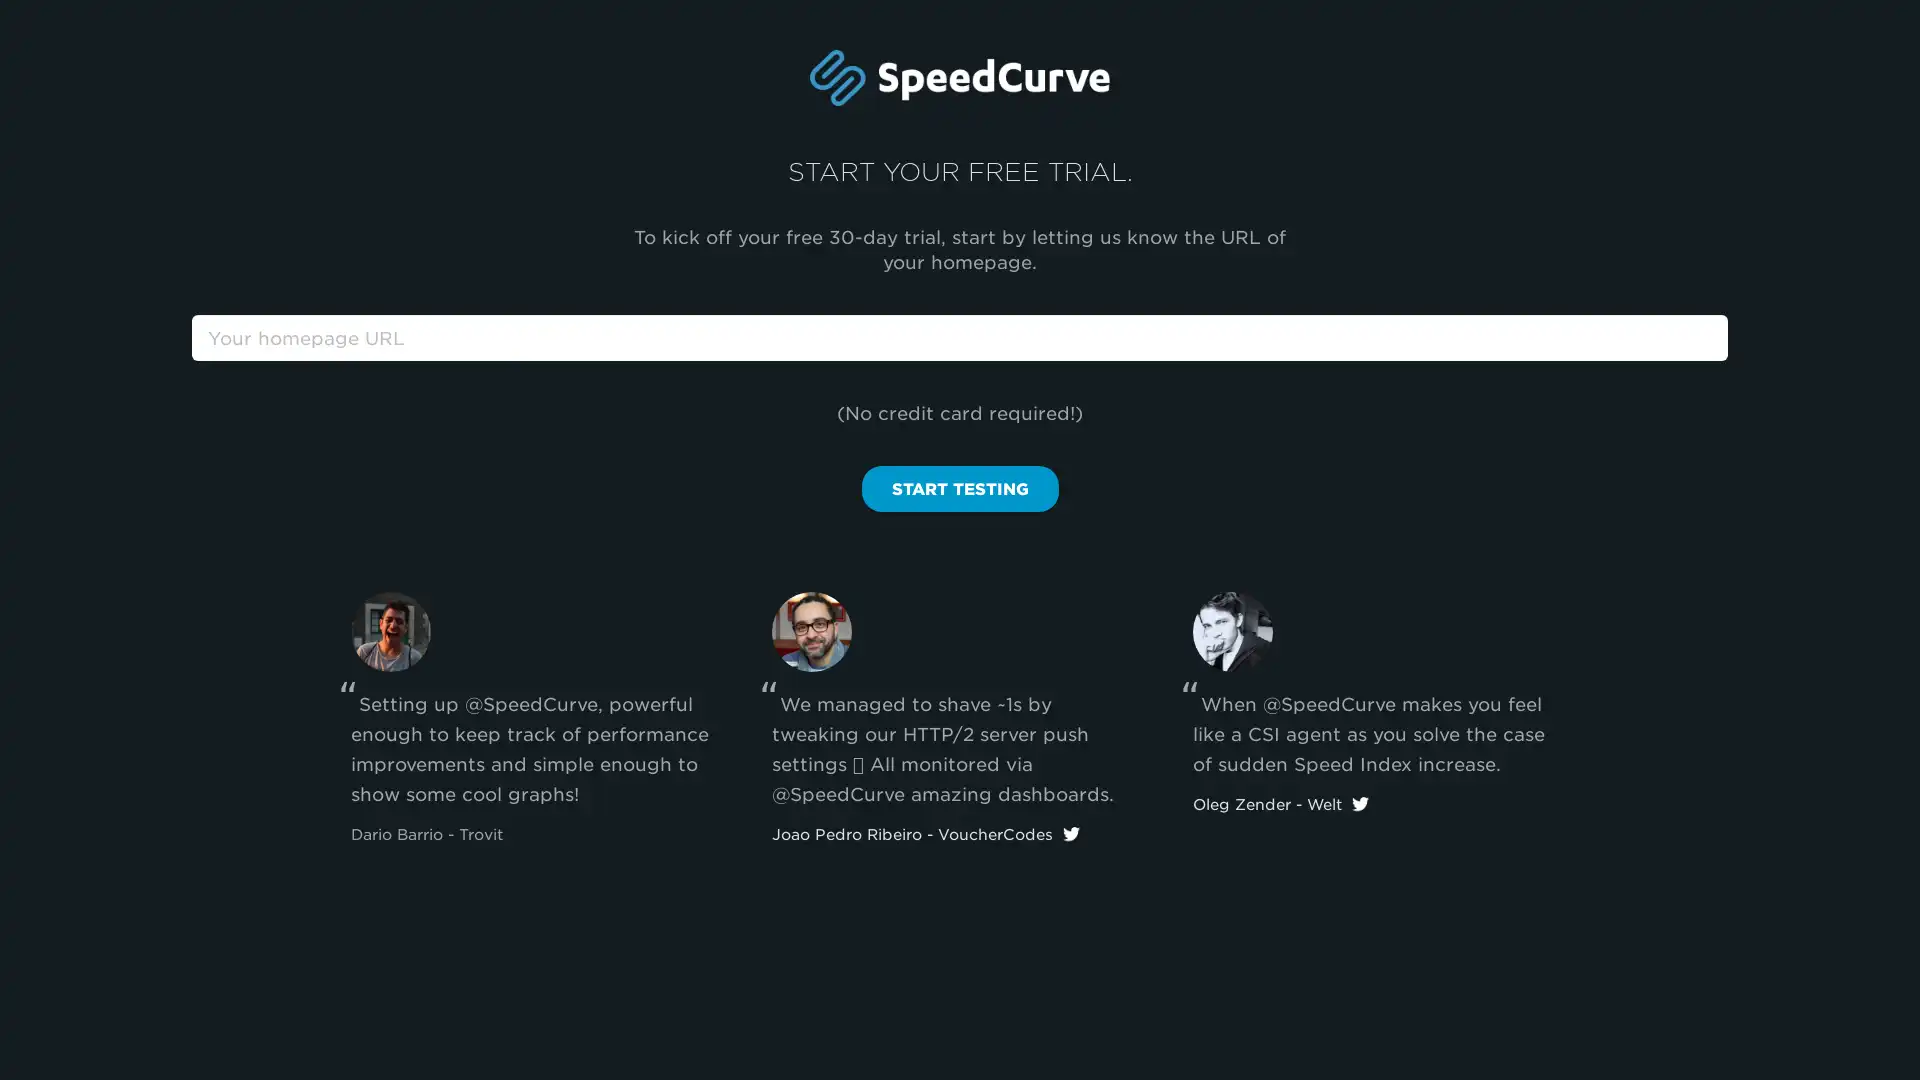 This screenshot has width=1920, height=1080. I want to click on START TESTING, so click(958, 489).